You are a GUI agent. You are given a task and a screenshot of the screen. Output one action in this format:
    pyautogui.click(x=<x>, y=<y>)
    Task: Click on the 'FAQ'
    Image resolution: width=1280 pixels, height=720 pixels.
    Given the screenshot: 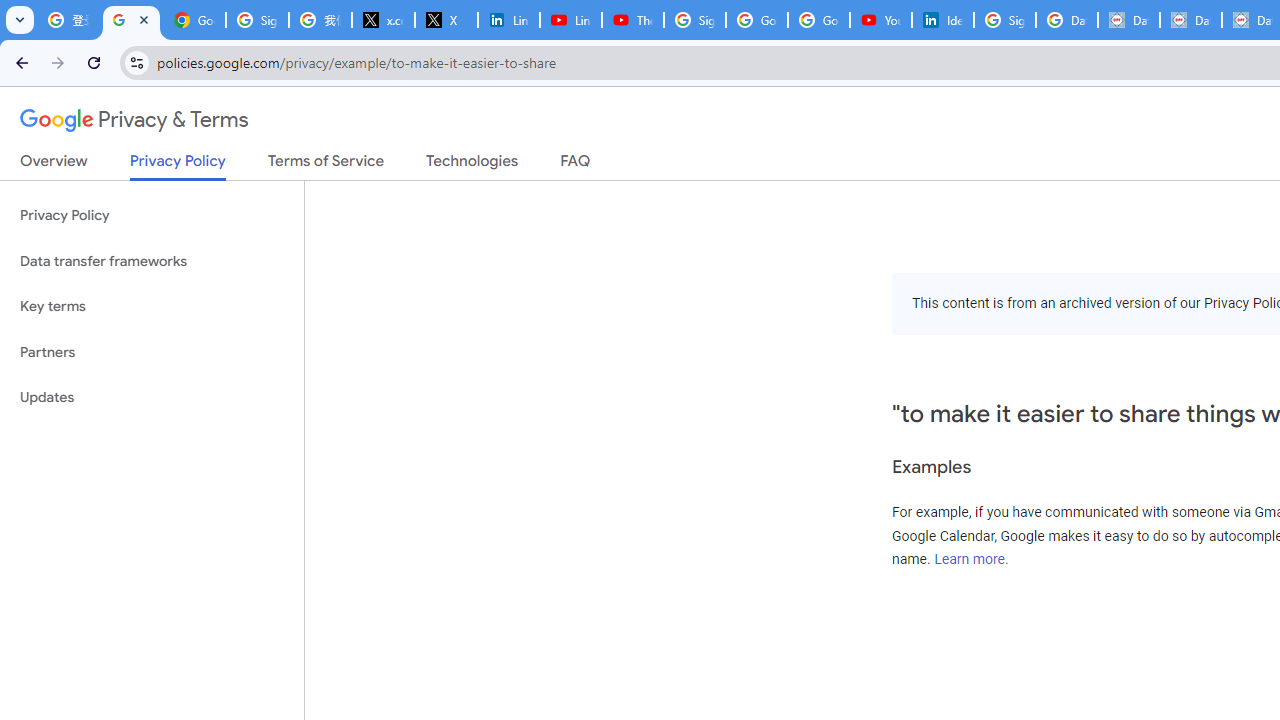 What is the action you would take?
    pyautogui.click(x=575, y=164)
    